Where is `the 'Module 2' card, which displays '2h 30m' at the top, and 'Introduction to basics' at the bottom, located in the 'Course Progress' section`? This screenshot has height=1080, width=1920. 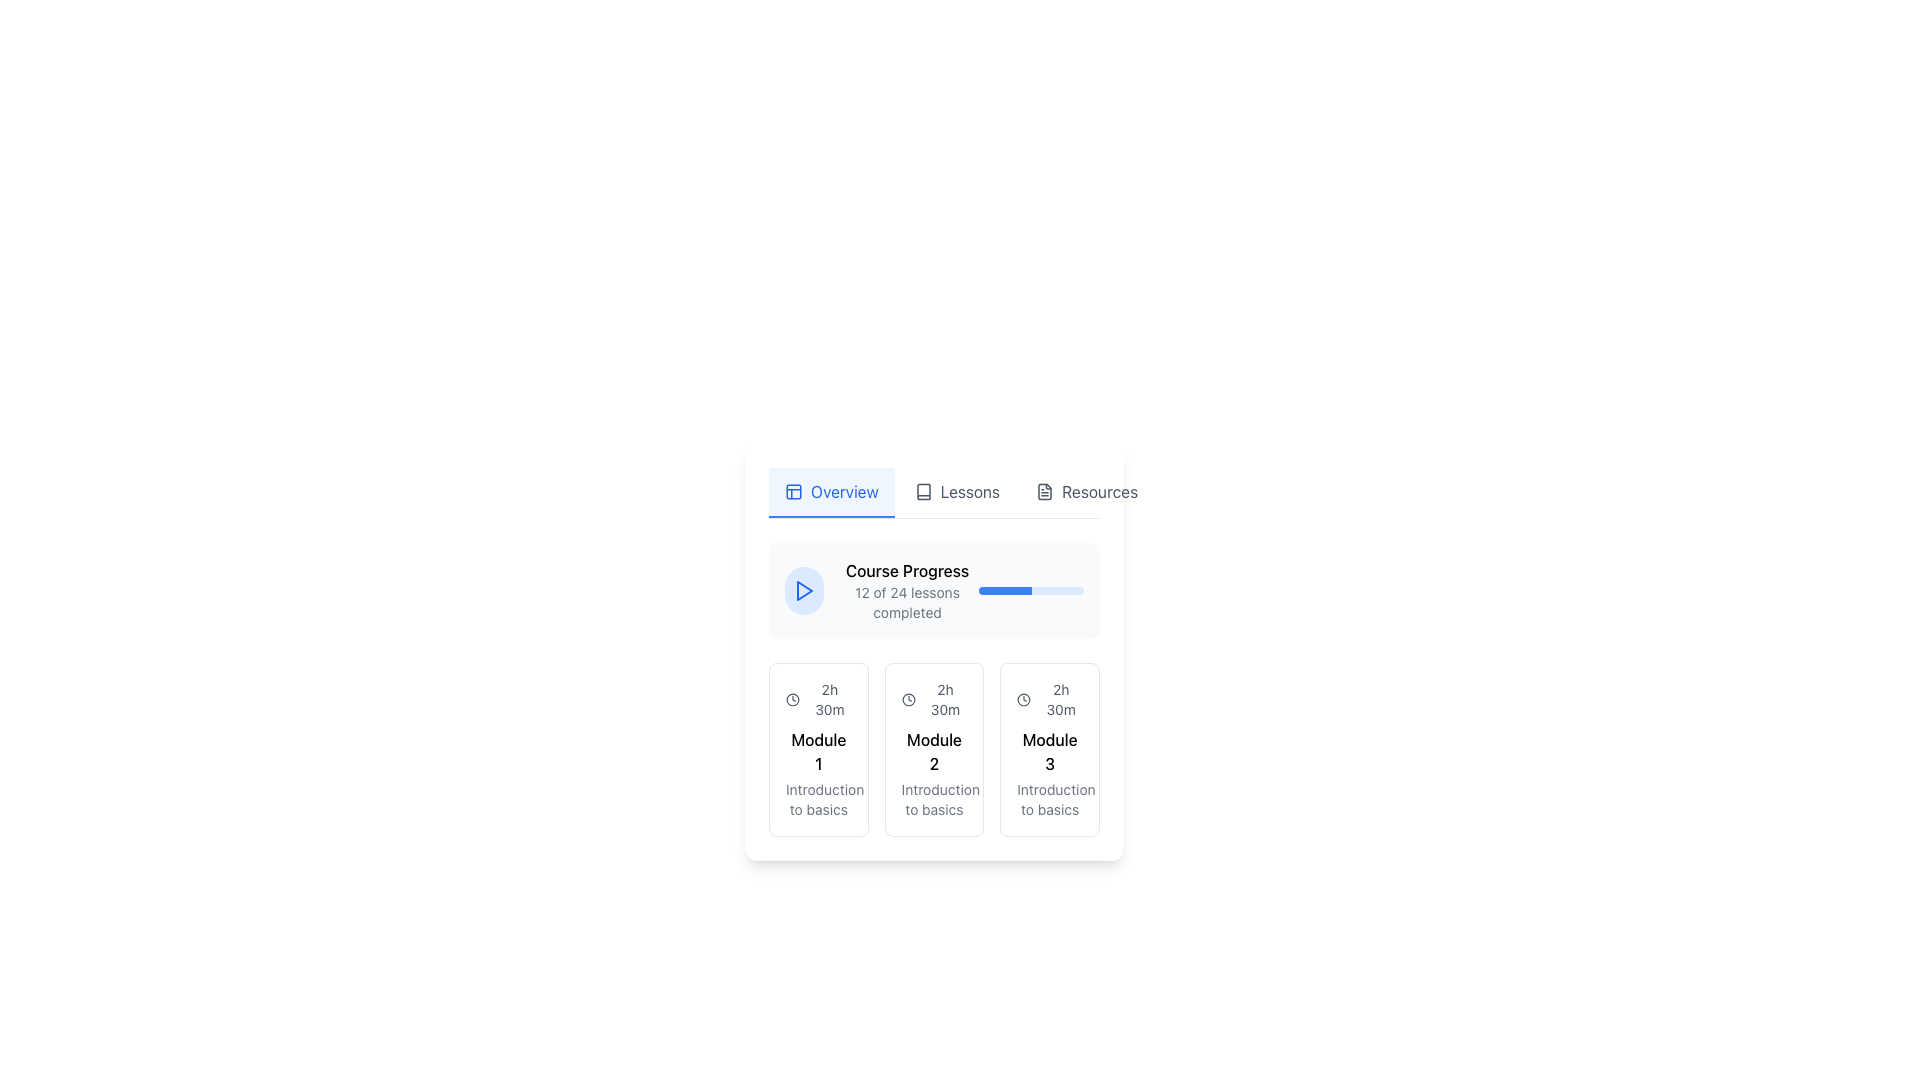 the 'Module 2' card, which displays '2h 30m' at the top, and 'Introduction to basics' at the bottom, located in the 'Course Progress' section is located at coordinates (933, 749).